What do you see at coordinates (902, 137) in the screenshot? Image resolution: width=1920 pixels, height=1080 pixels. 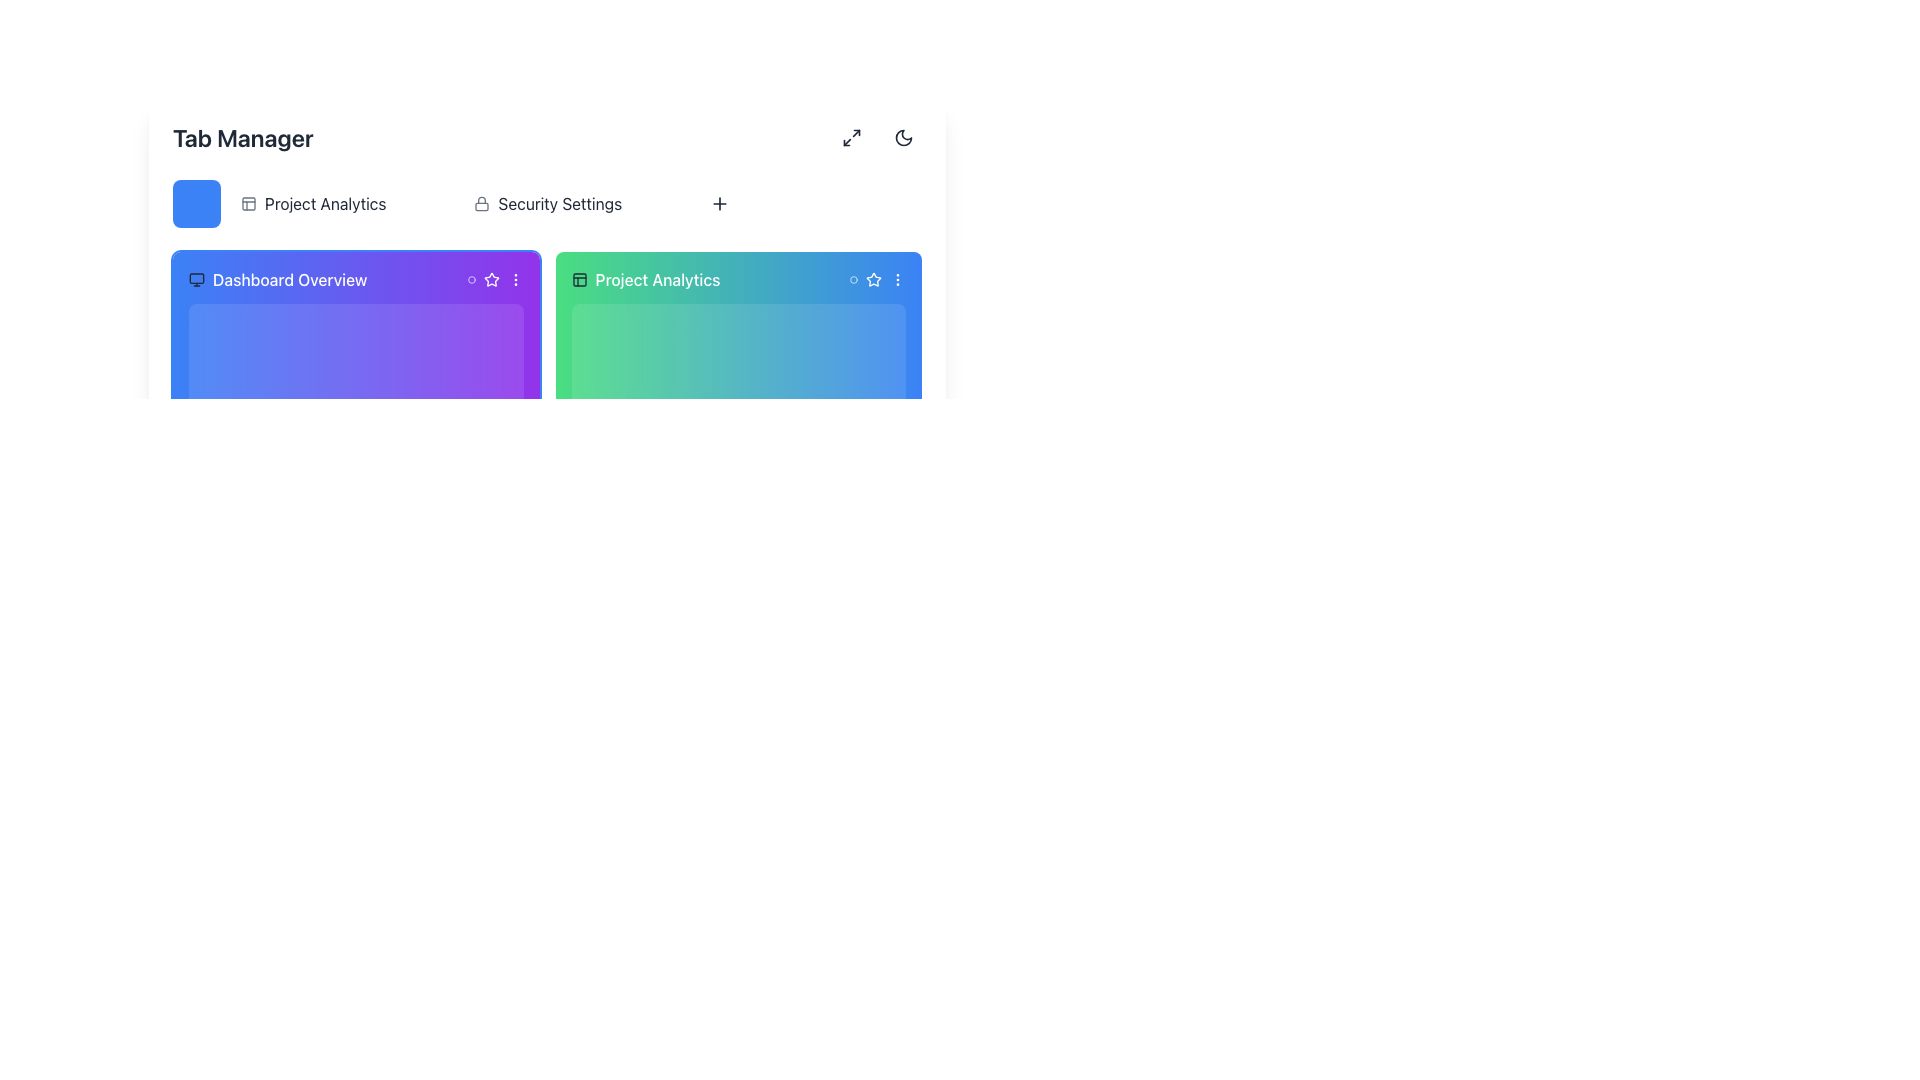 I see `the dark mode toggle icon located in the top-right corner of the interface` at bounding box center [902, 137].